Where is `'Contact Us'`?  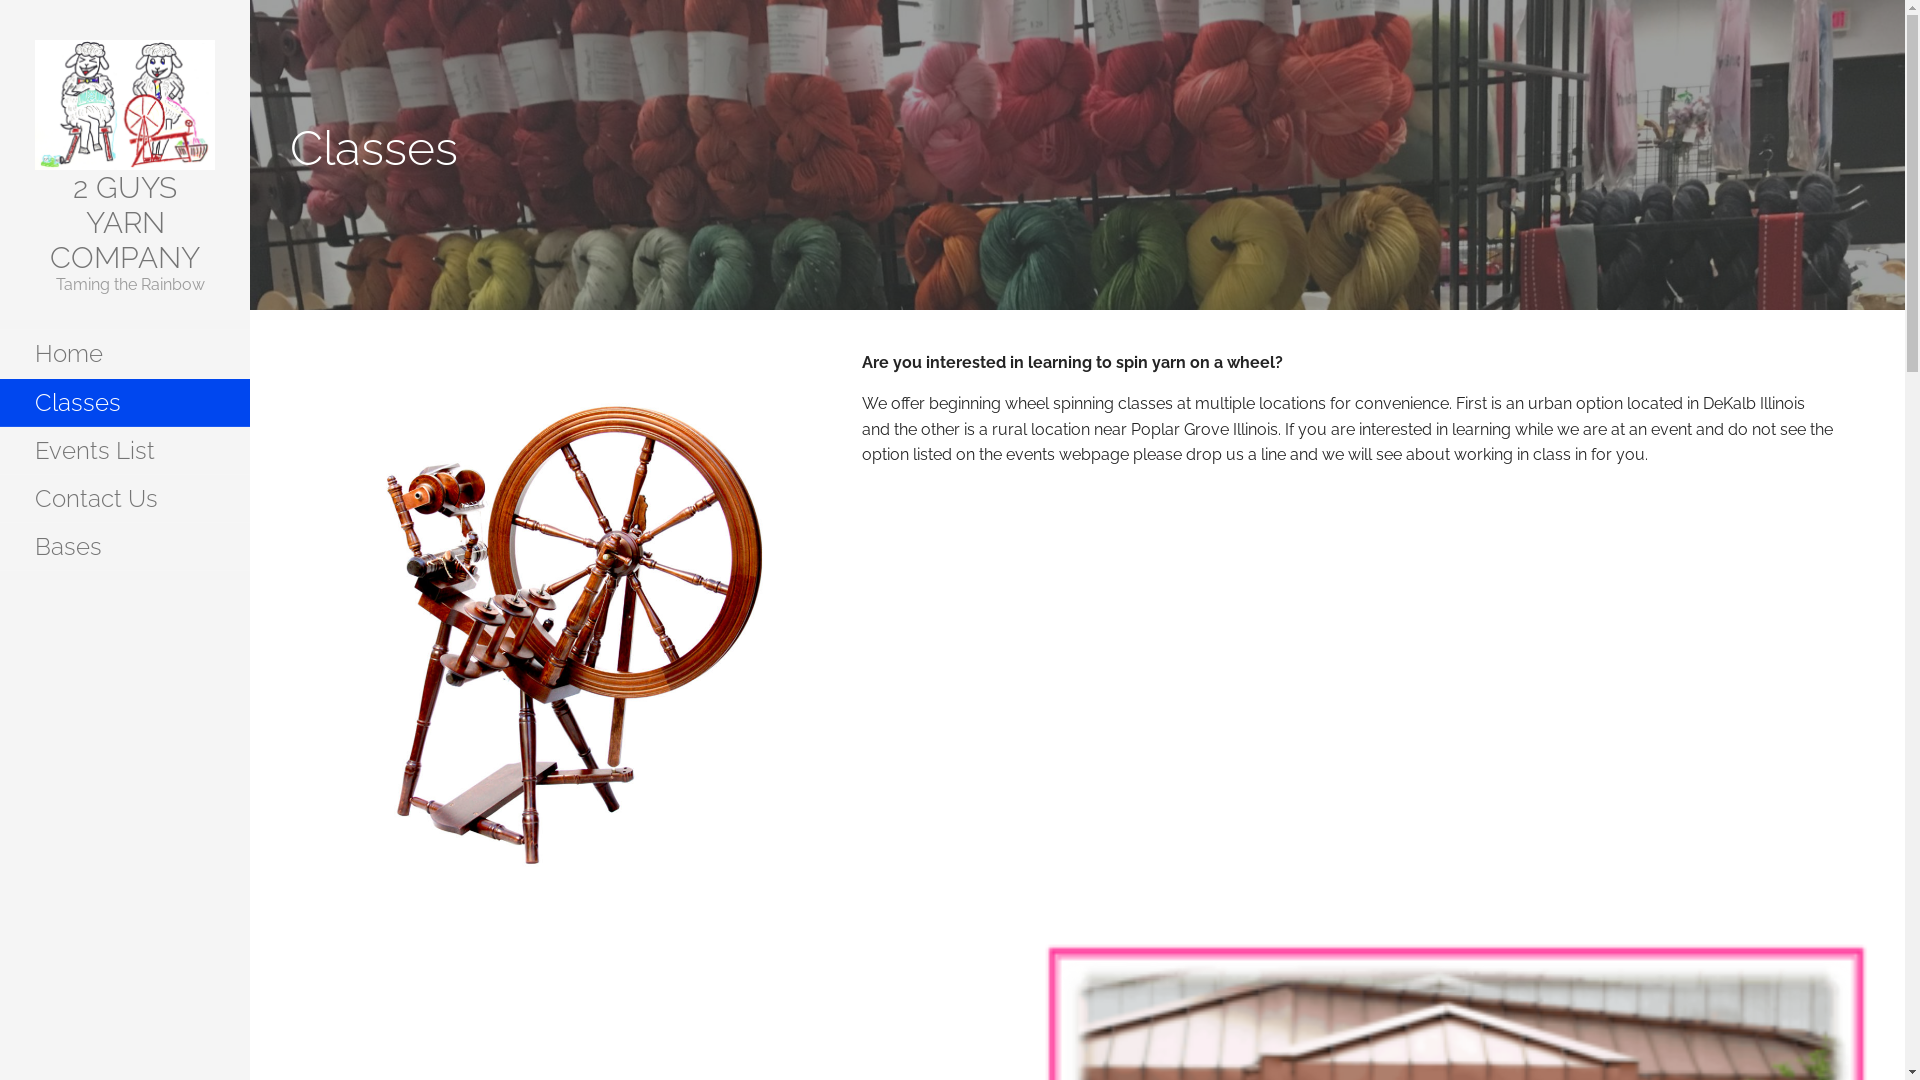 'Contact Us' is located at coordinates (123, 497).